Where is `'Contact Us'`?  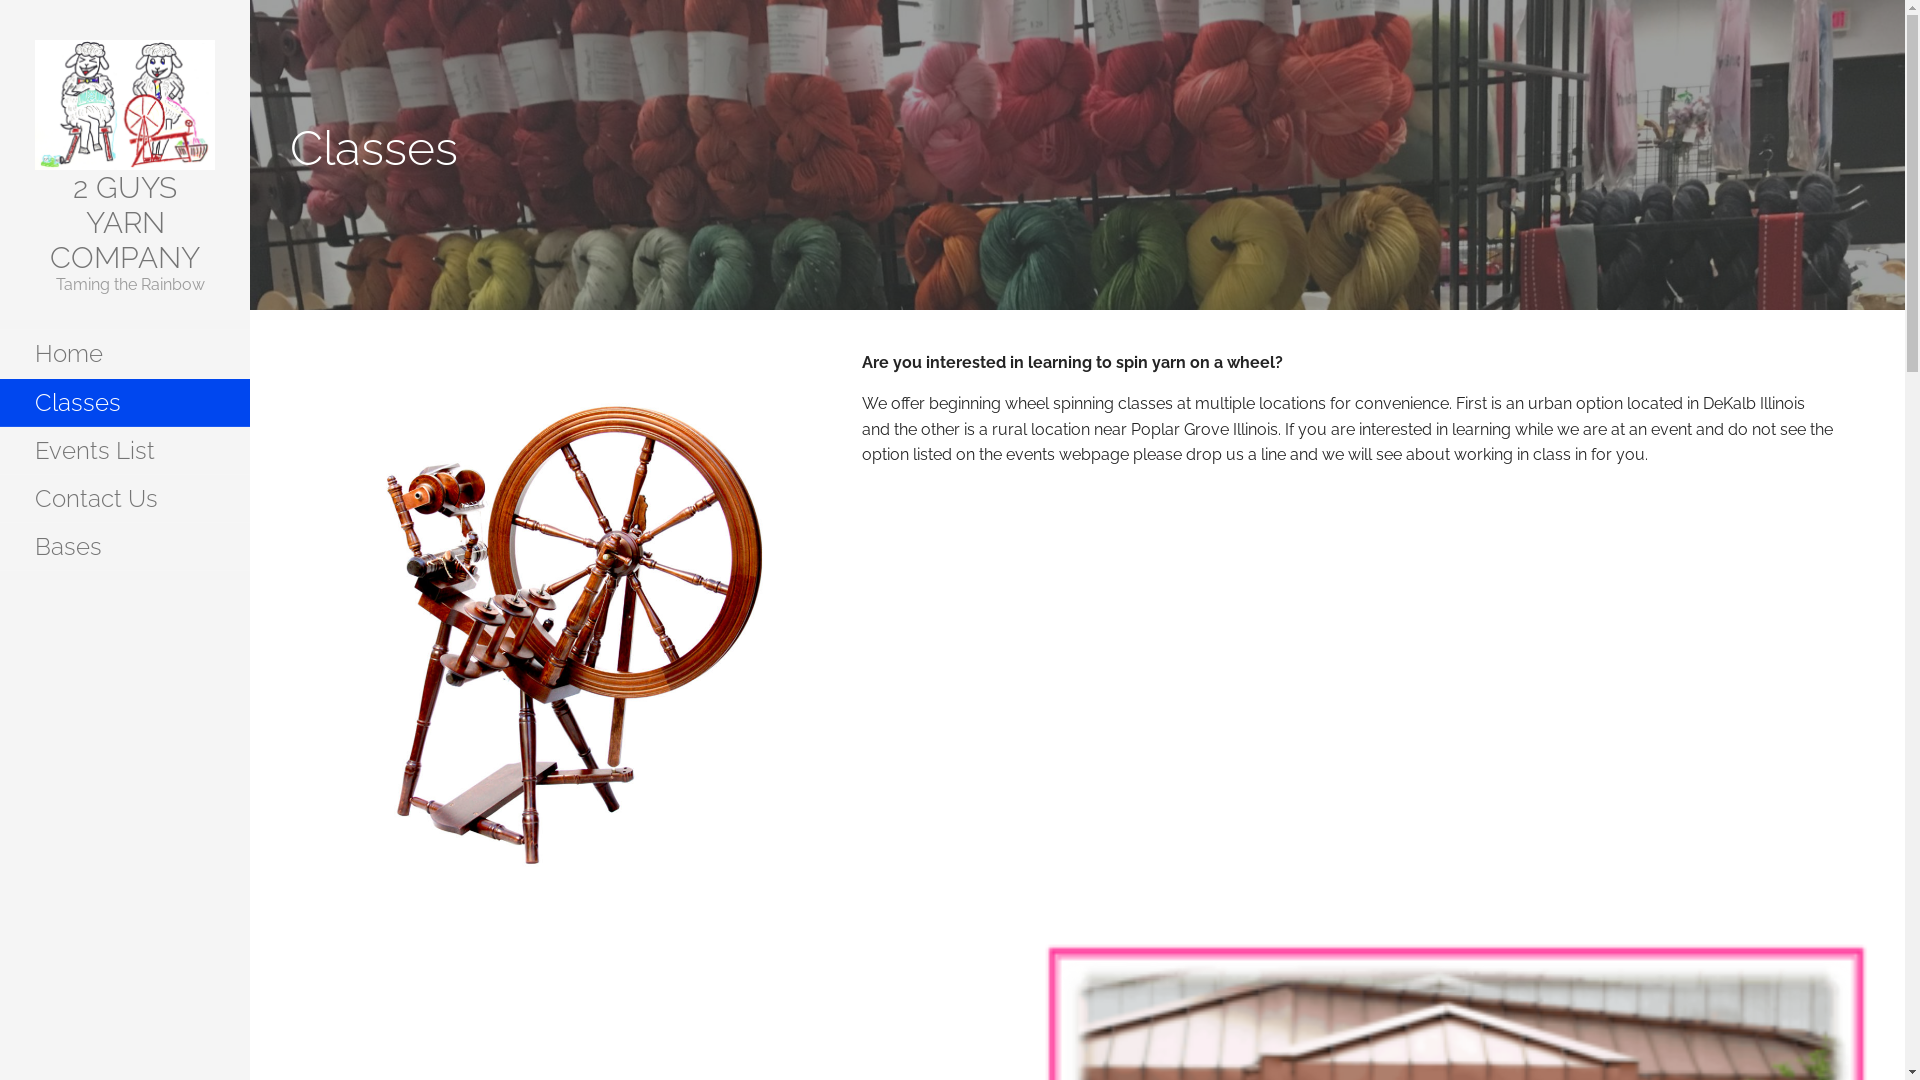 'Contact Us' is located at coordinates (123, 497).